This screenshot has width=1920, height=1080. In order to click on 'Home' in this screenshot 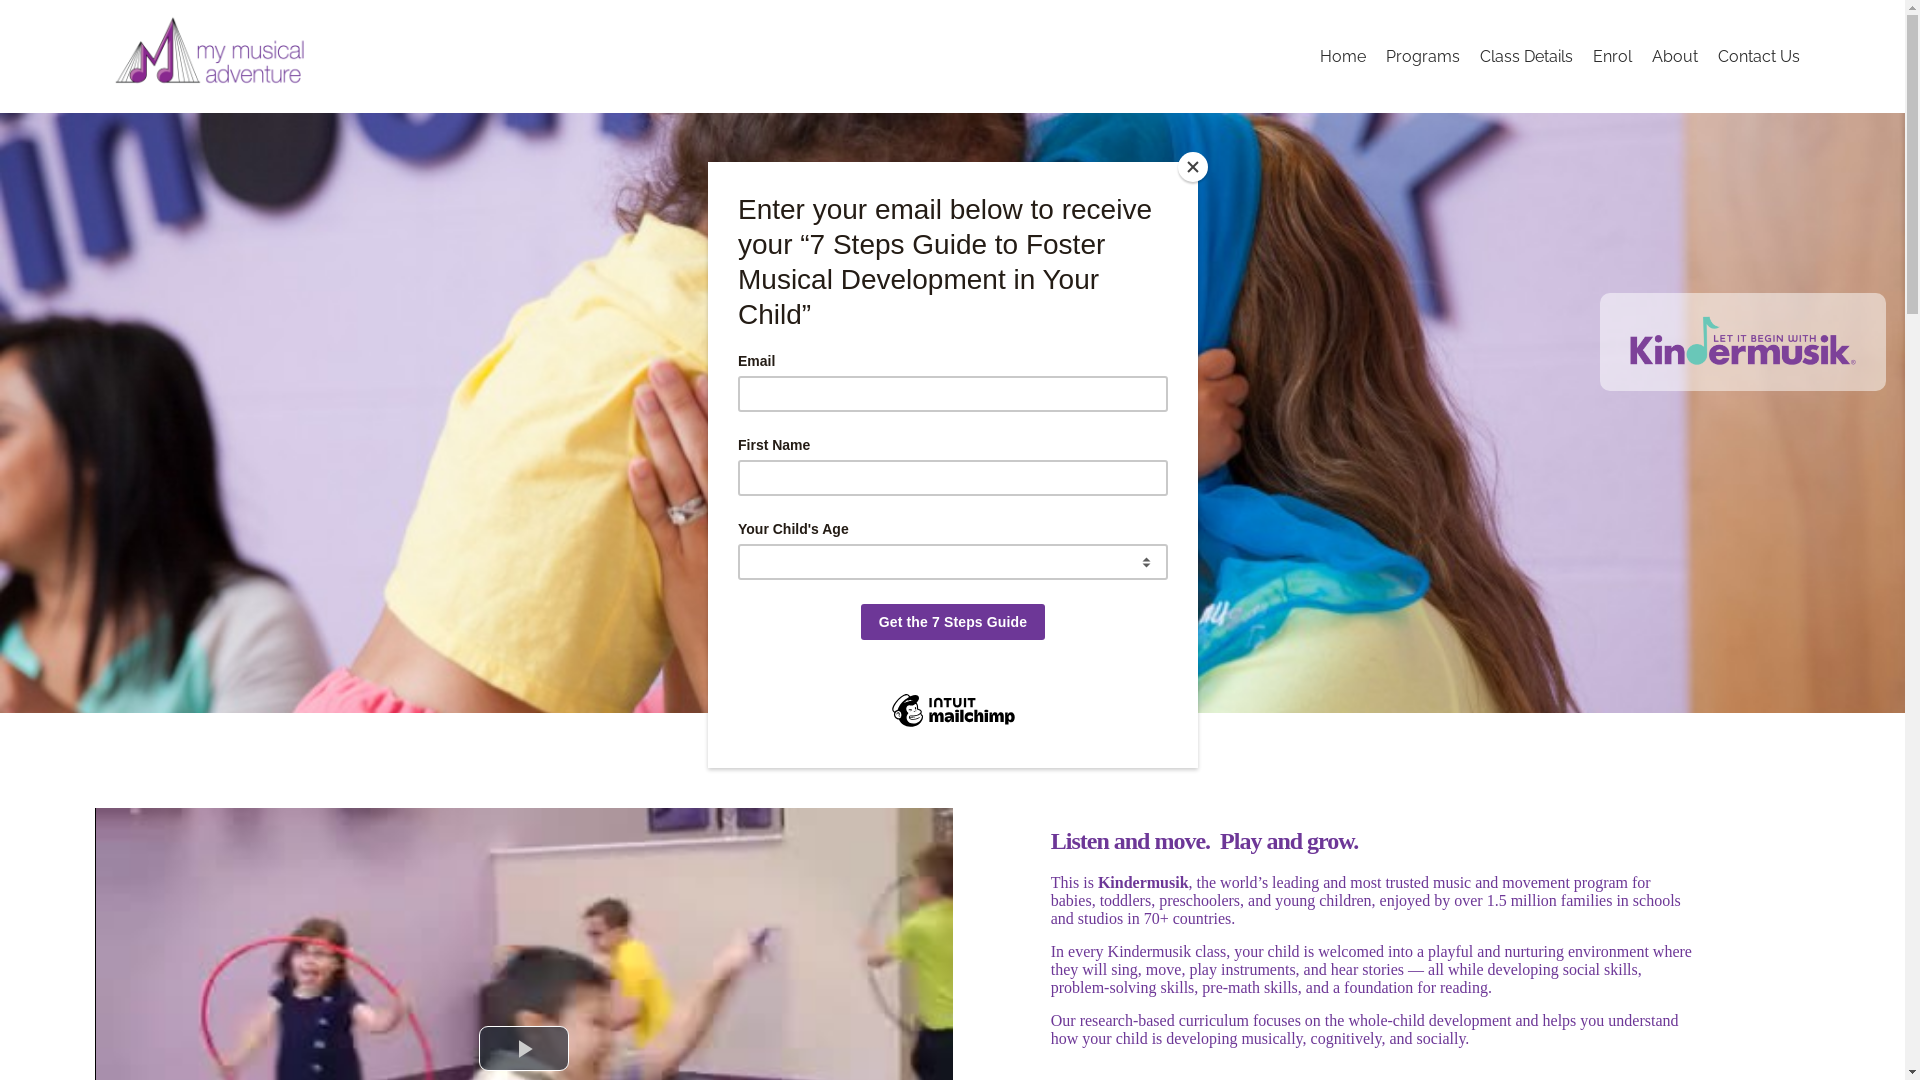, I will do `click(1343, 55)`.